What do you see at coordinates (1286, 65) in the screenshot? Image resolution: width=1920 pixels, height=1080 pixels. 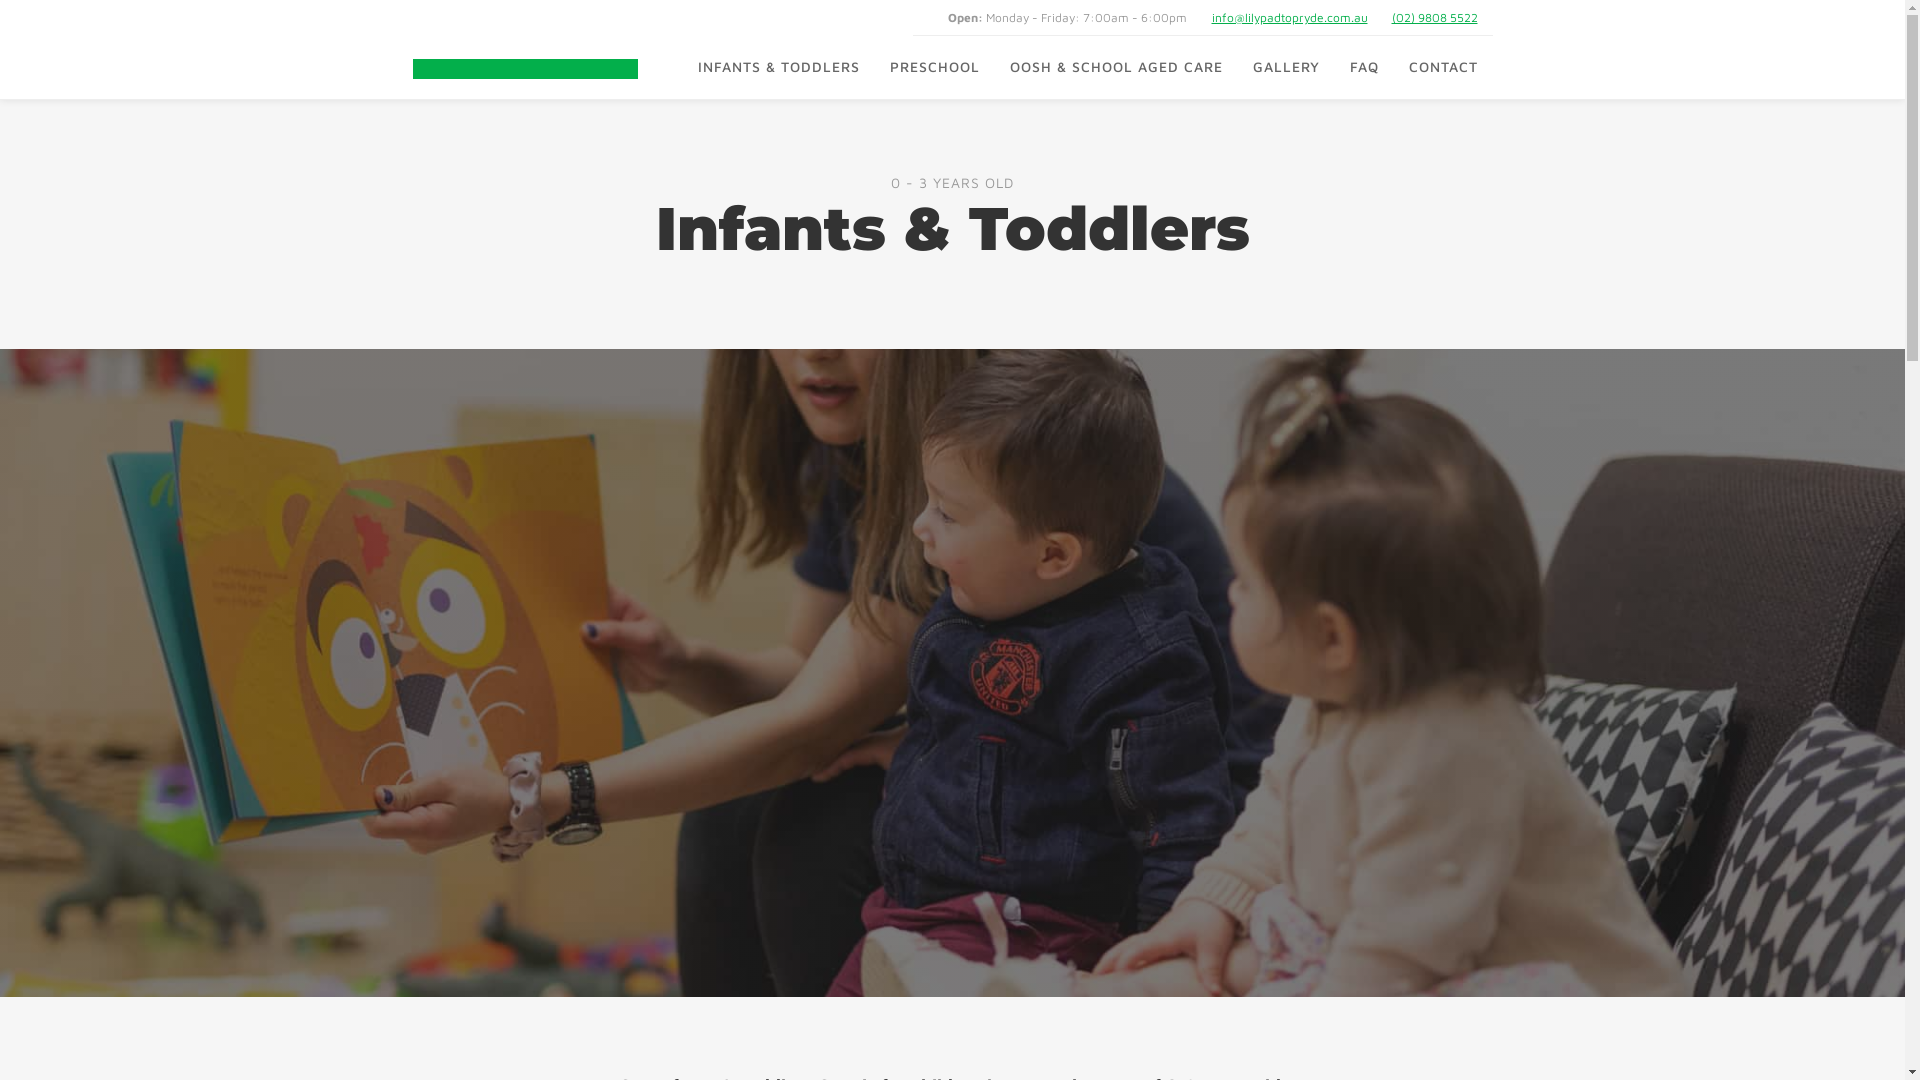 I see `'GALLERY'` at bounding box center [1286, 65].